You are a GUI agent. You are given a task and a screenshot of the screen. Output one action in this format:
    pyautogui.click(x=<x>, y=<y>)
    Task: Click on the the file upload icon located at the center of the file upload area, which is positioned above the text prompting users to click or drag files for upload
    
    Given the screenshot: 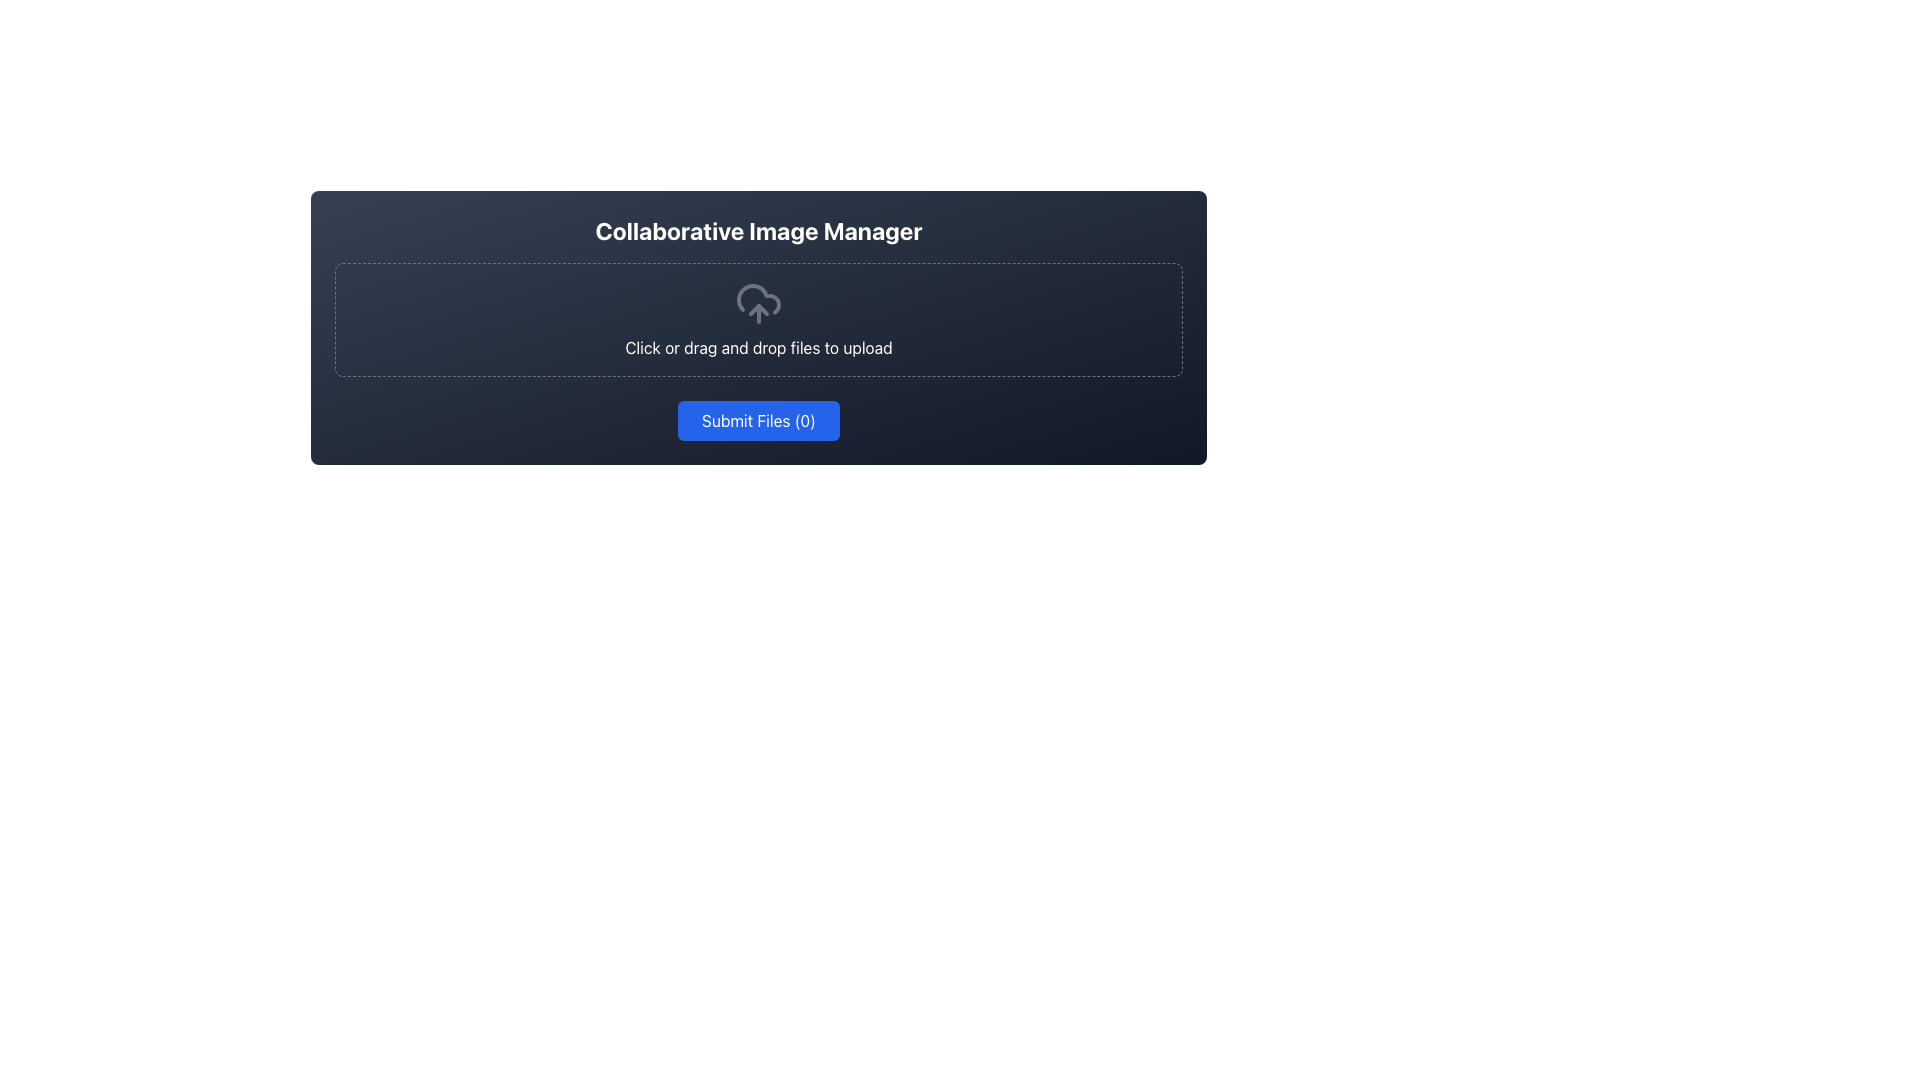 What is the action you would take?
    pyautogui.click(x=757, y=304)
    